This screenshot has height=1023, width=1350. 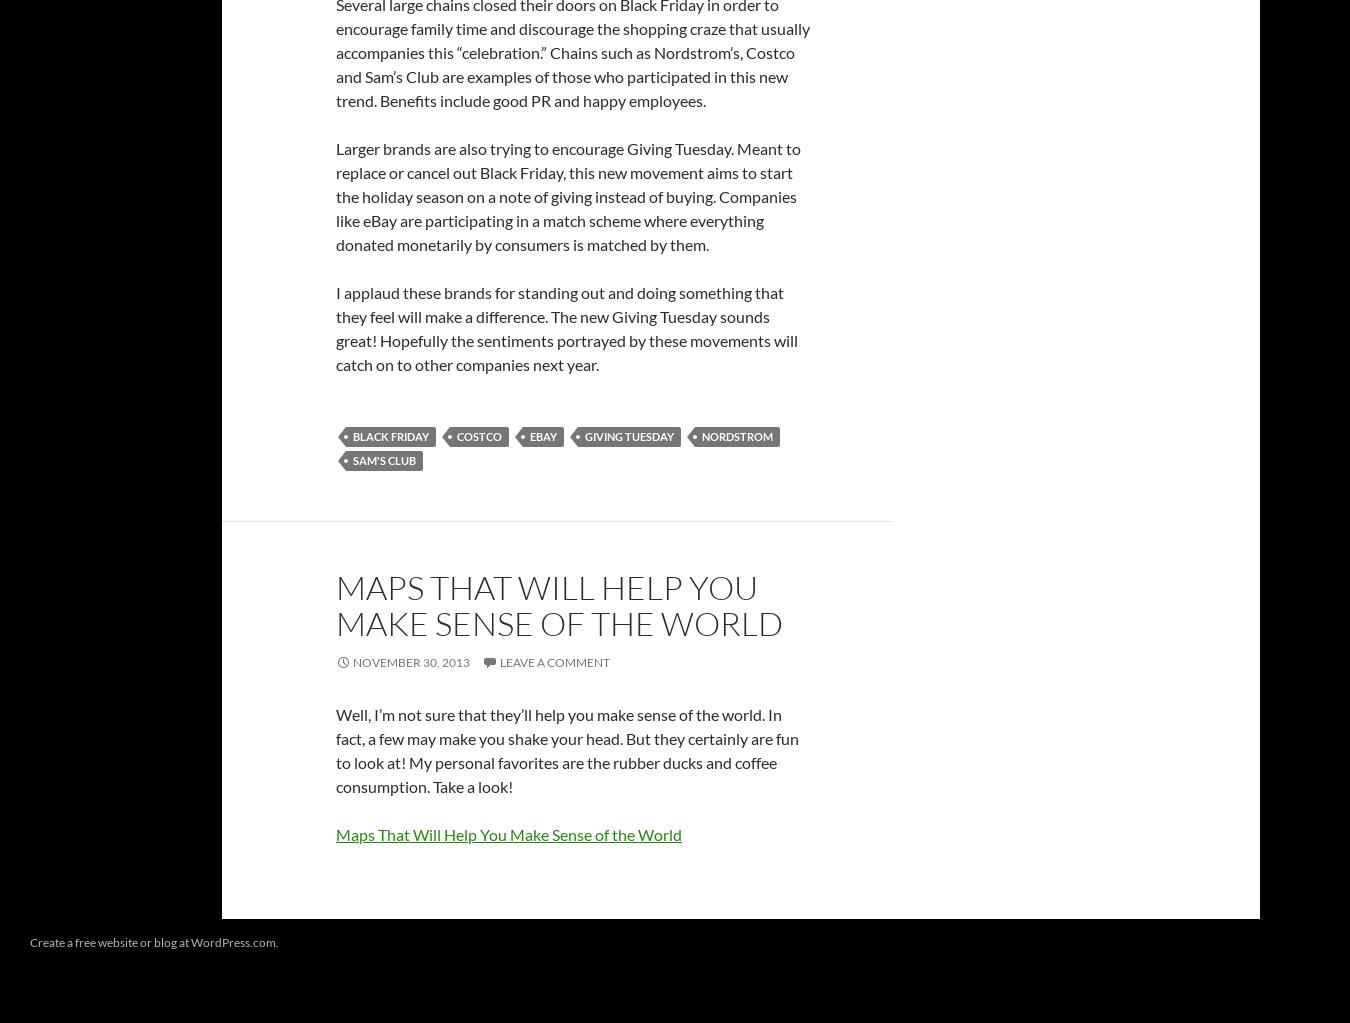 What do you see at coordinates (384, 459) in the screenshot?
I see `'Sam's Club'` at bounding box center [384, 459].